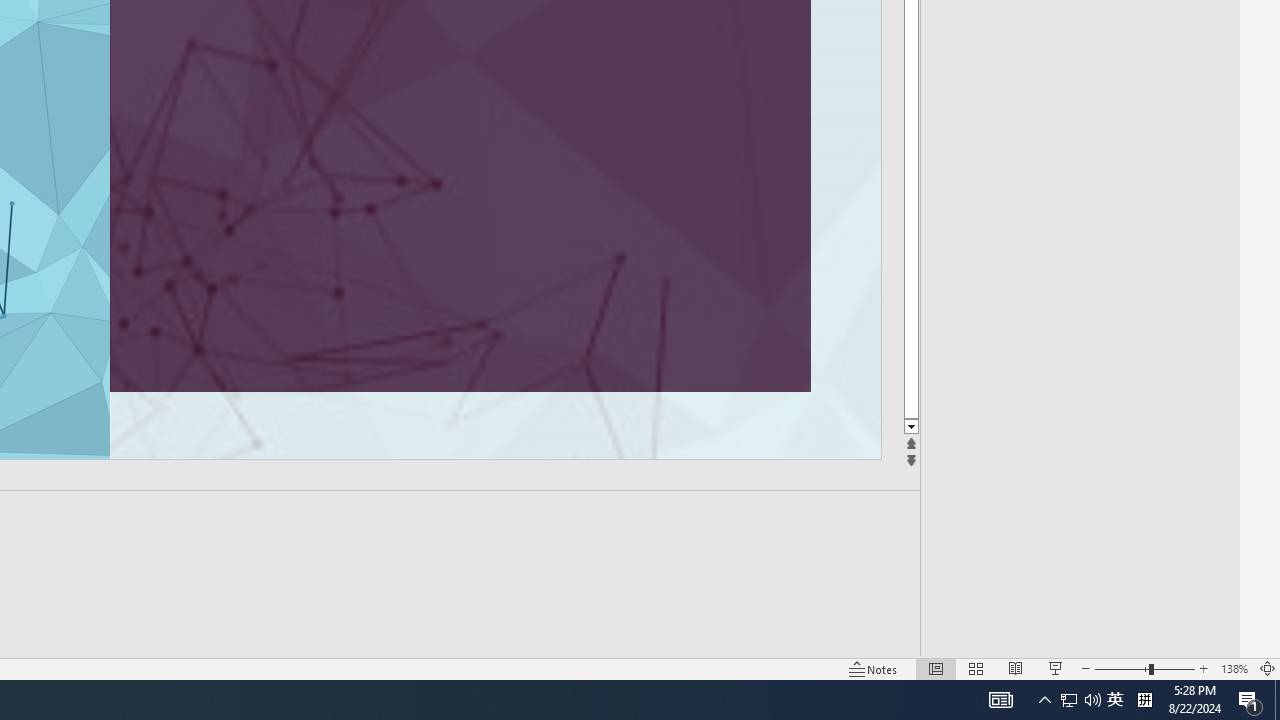 The height and width of the screenshot is (720, 1280). I want to click on 'Notes ', so click(874, 669).